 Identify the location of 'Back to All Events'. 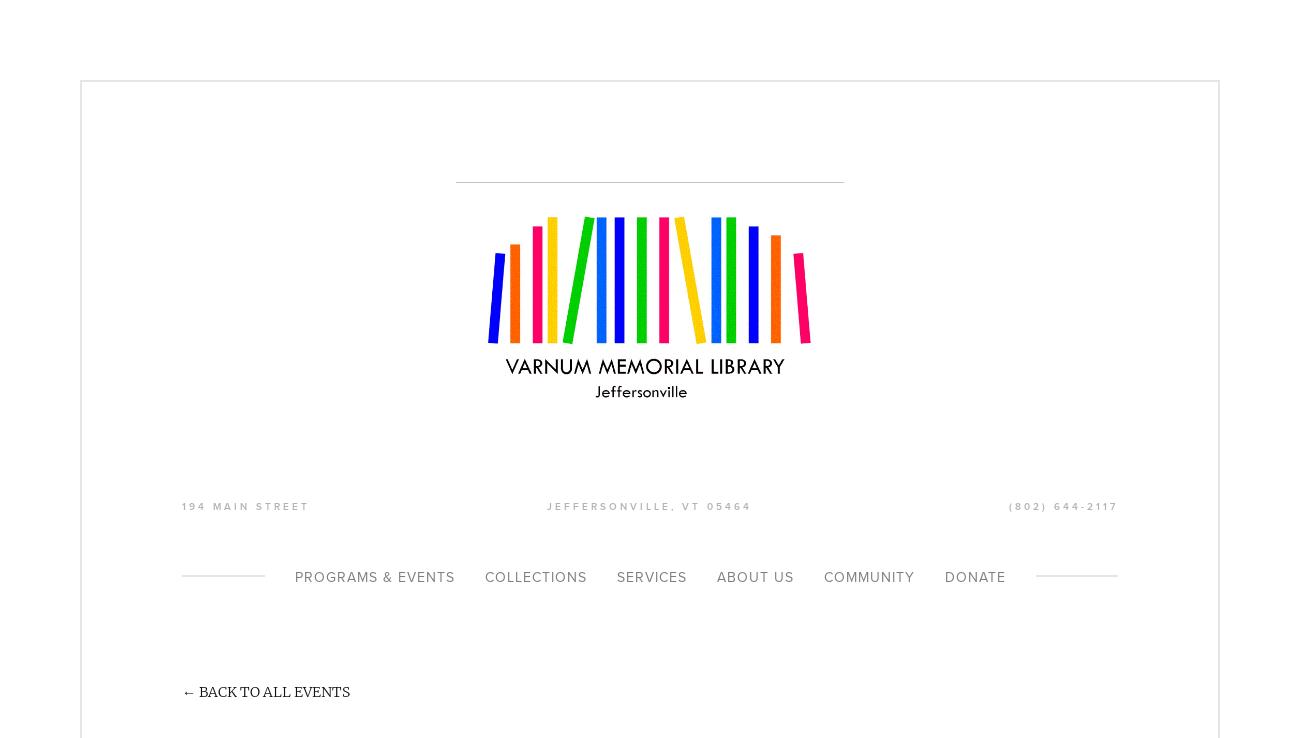
(199, 689).